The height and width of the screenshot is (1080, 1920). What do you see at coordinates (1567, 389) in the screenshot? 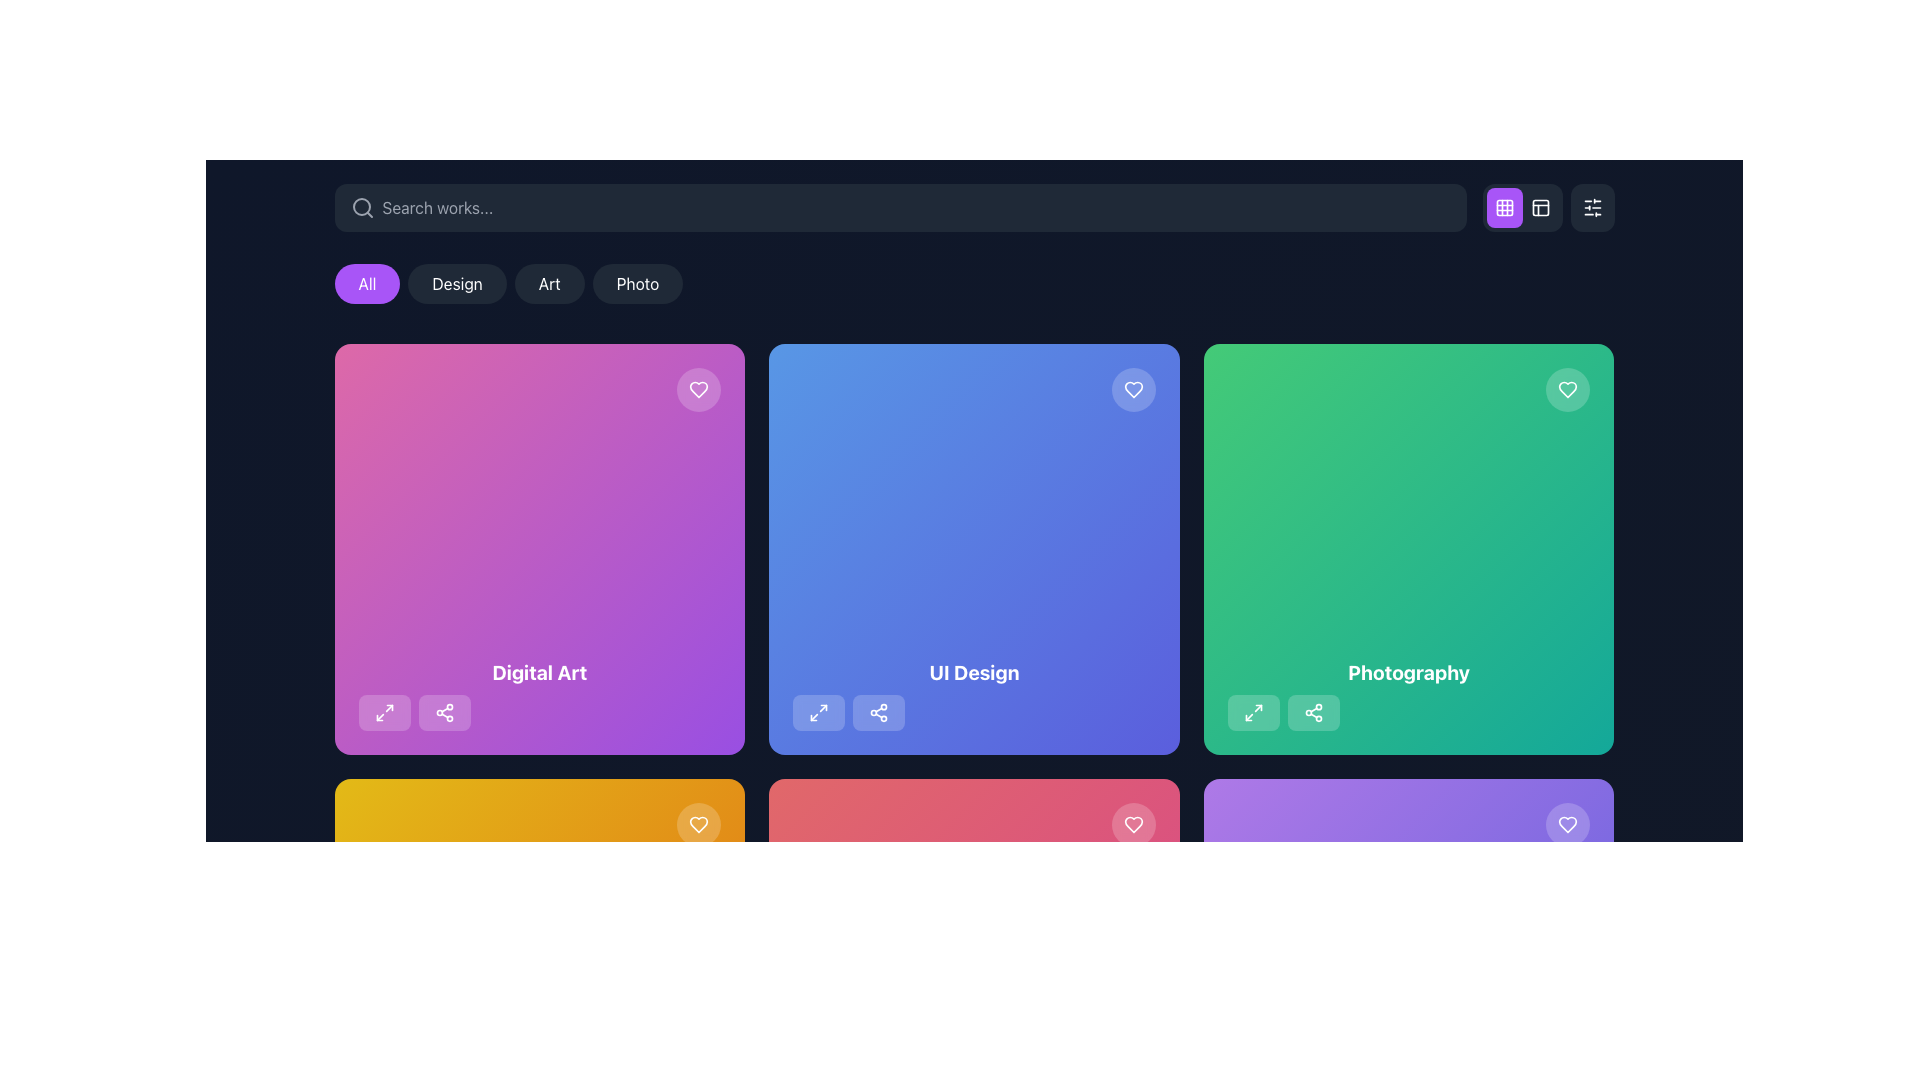
I see `the circular light green button with a heart icon located at the top-right corner of the 'Photography' card` at bounding box center [1567, 389].